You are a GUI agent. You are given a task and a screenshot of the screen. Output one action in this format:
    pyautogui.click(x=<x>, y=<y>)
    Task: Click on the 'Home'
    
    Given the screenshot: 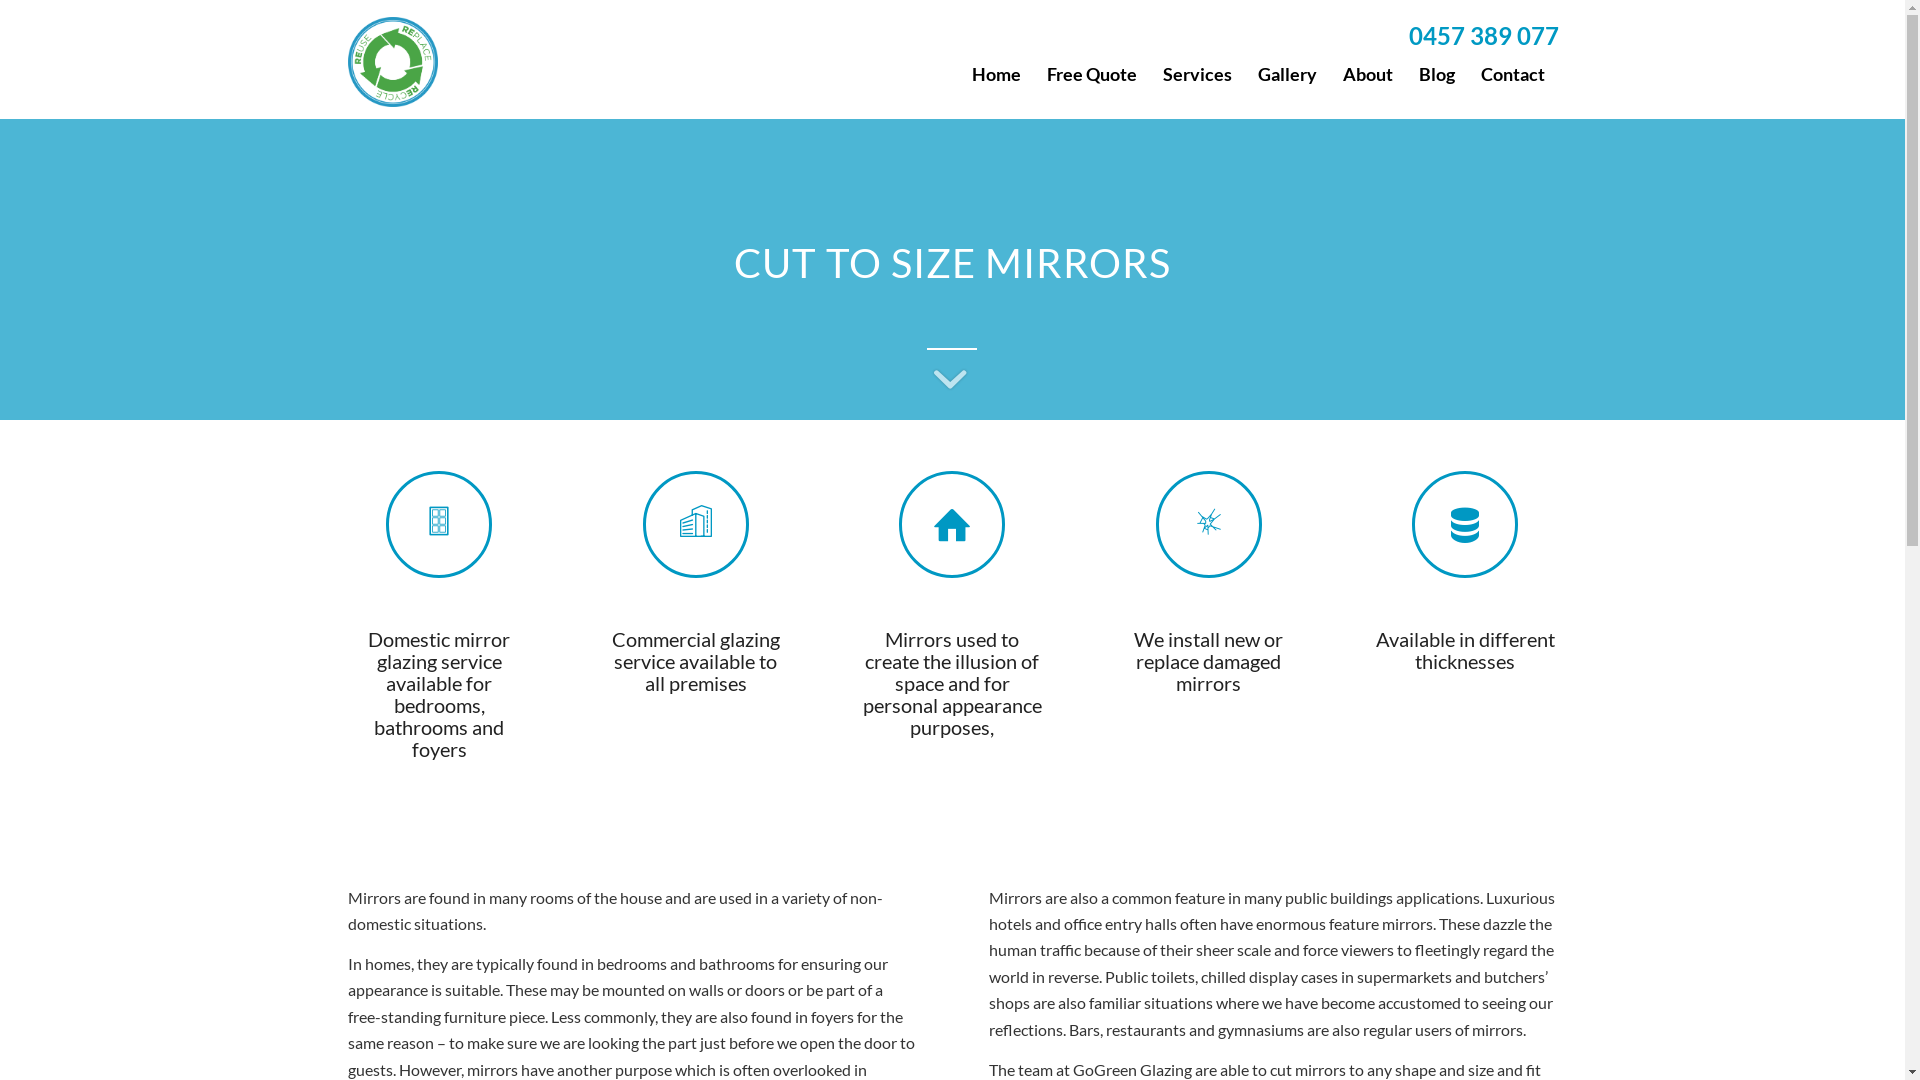 What is the action you would take?
    pyautogui.click(x=995, y=72)
    